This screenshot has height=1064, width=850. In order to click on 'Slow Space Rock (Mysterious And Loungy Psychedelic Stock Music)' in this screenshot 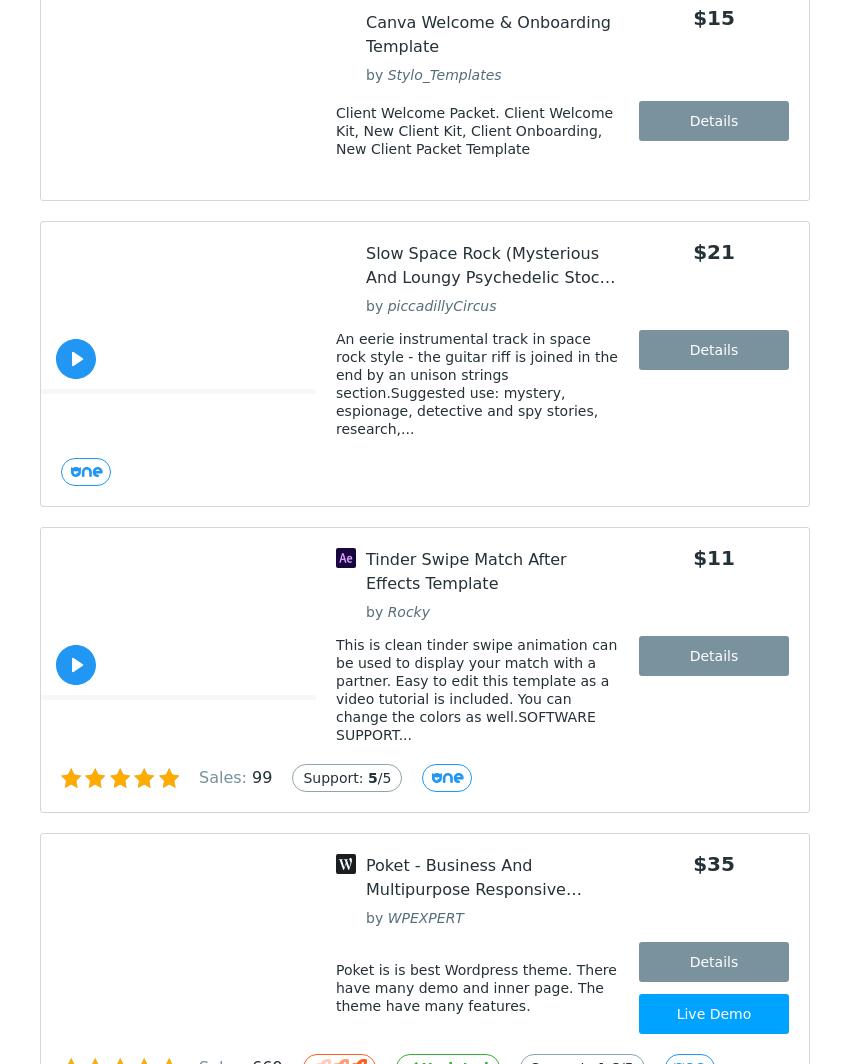, I will do `click(365, 277)`.